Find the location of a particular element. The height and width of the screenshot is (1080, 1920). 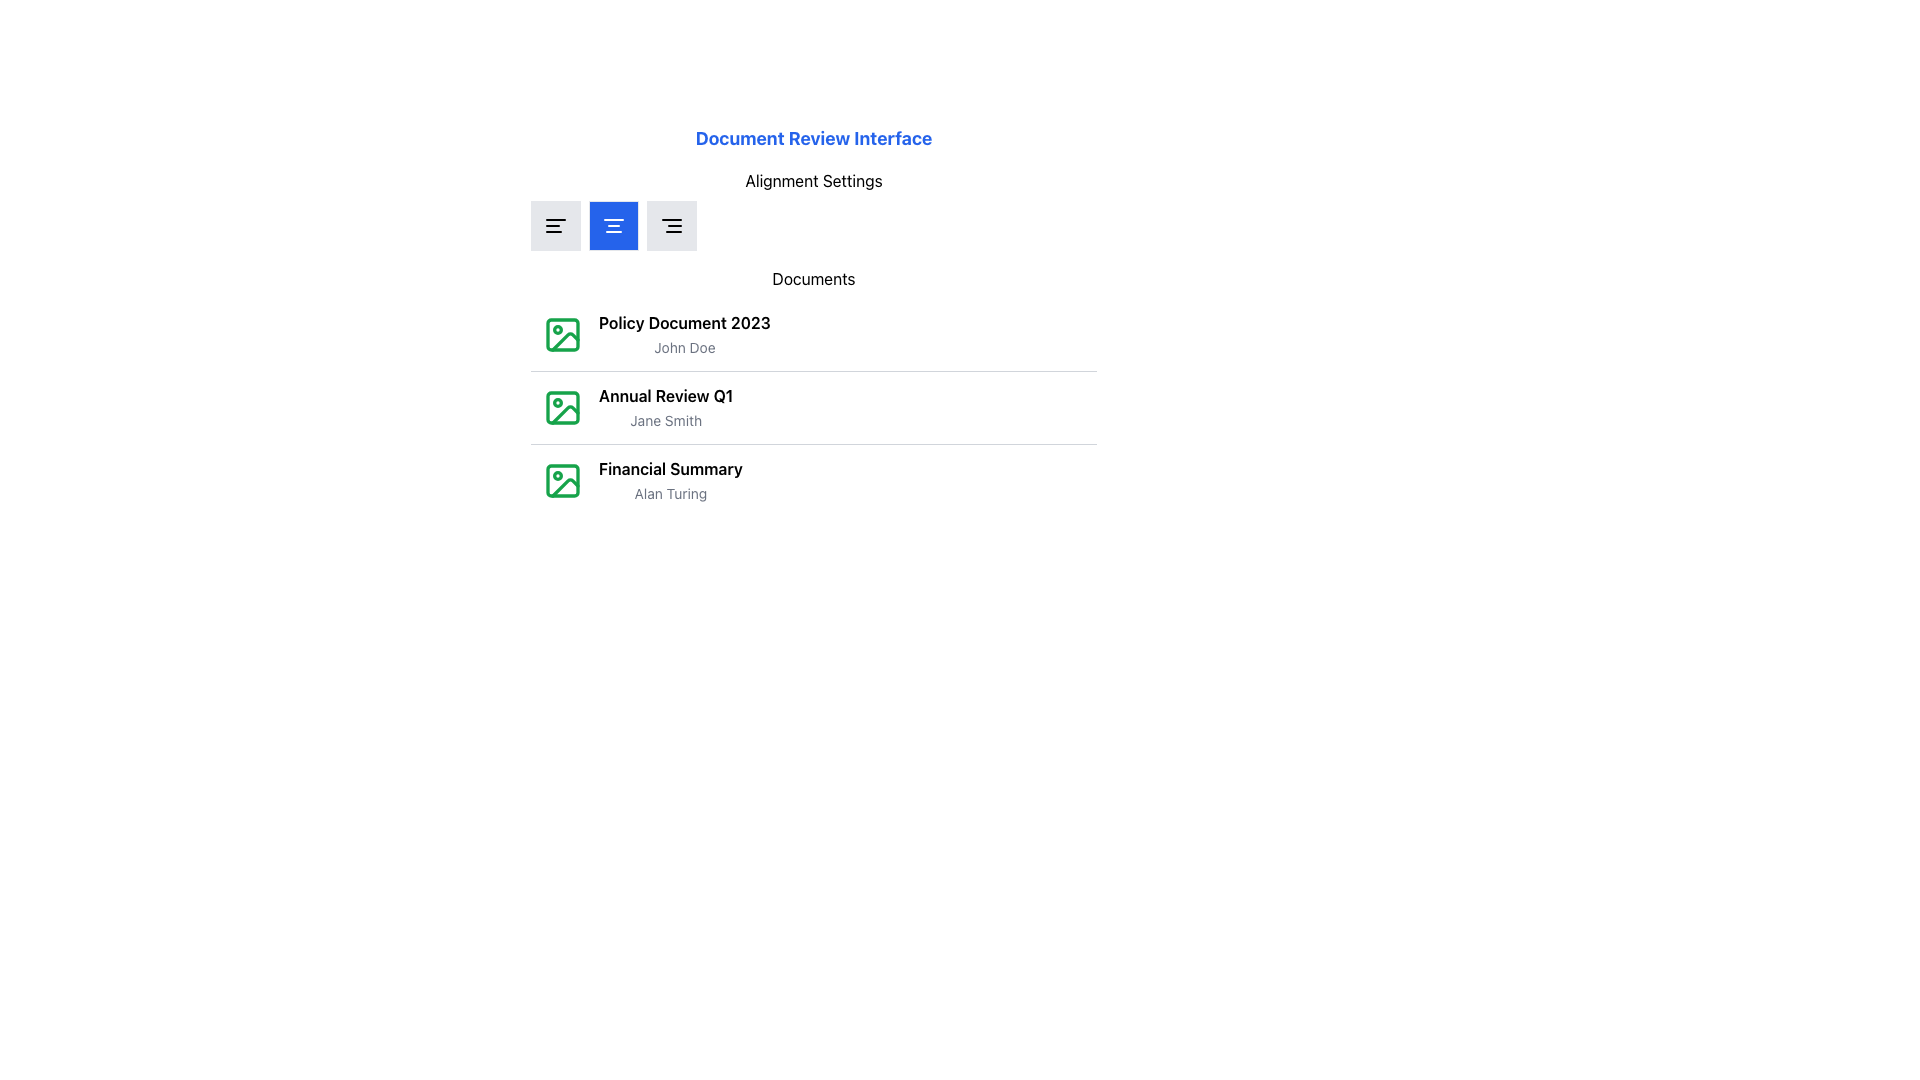

the composite list item for 'Policy Document 2023' owned by 'John Doe', which is the first entry in the 'Documents' section is located at coordinates (657, 334).